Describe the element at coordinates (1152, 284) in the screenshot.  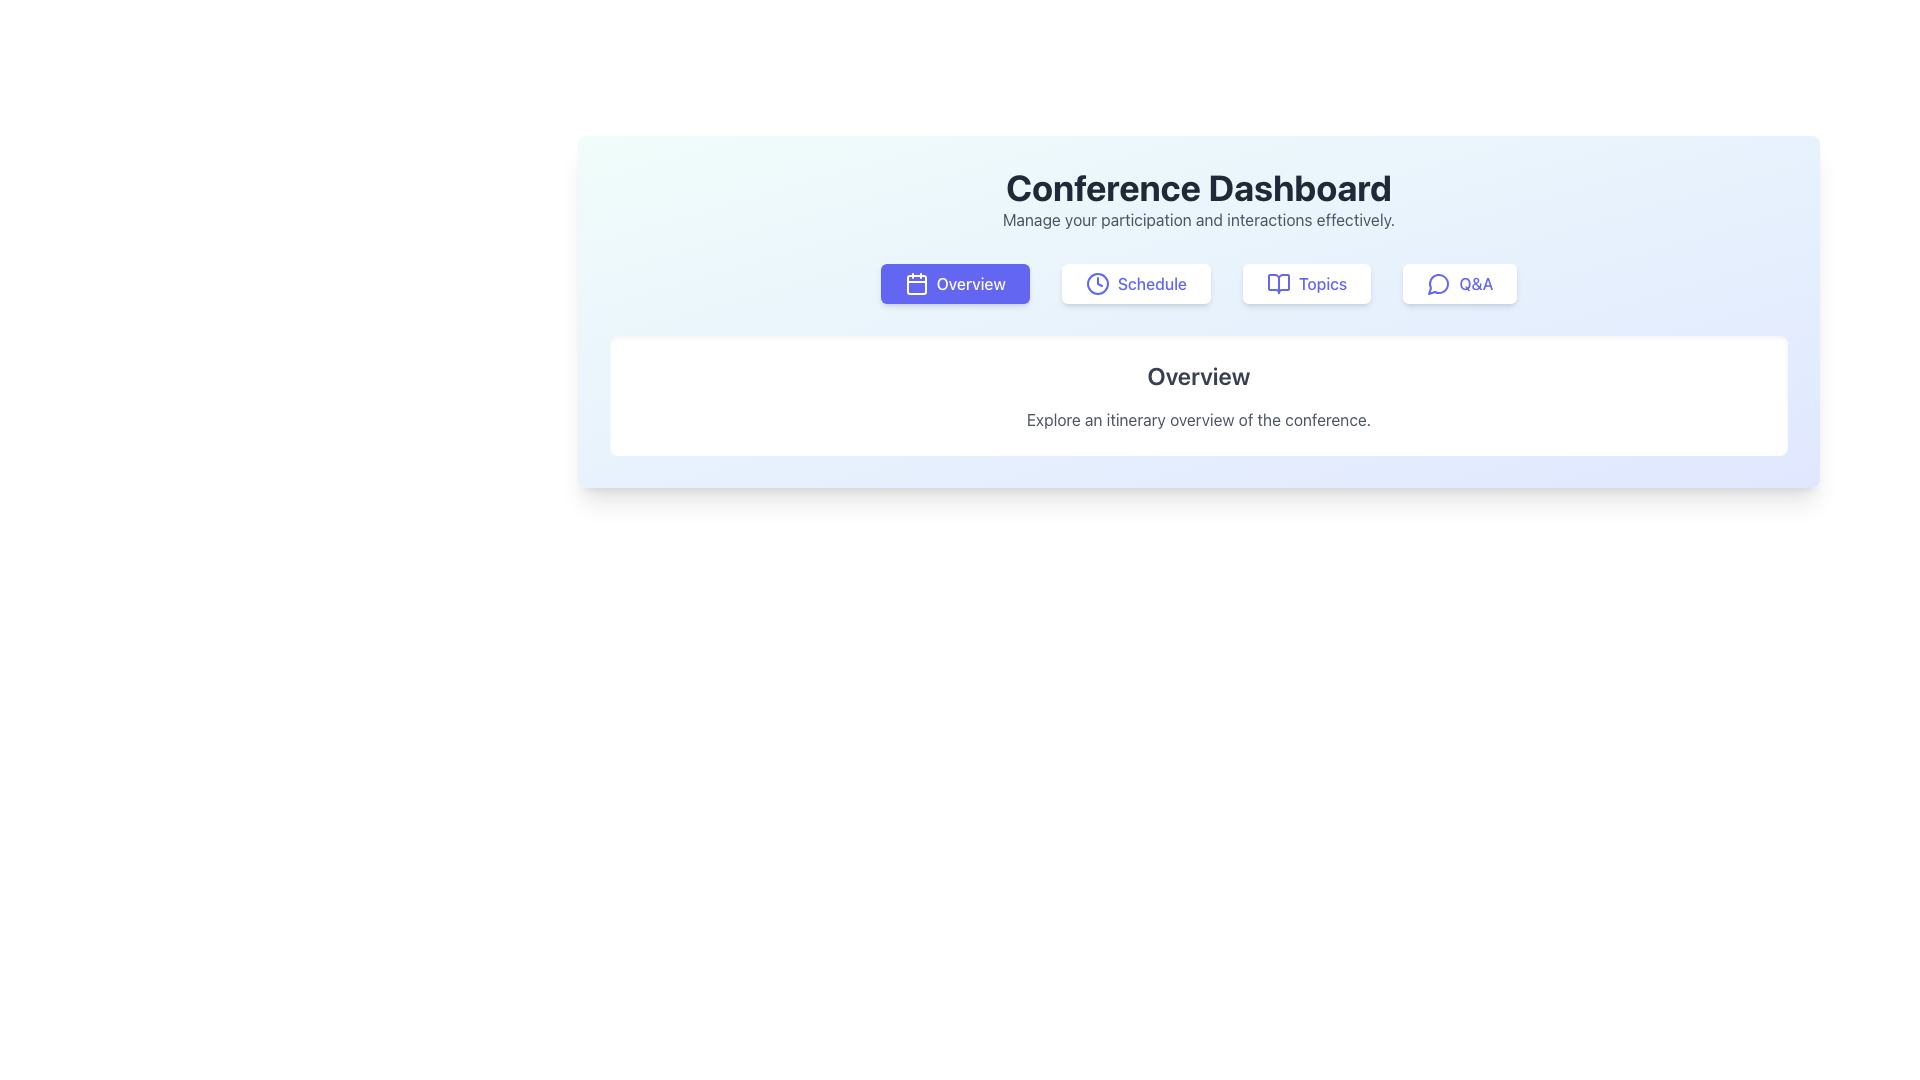
I see `the 'Schedule' text label element, which is part of a button or navigational link in the header section of the interface` at that location.